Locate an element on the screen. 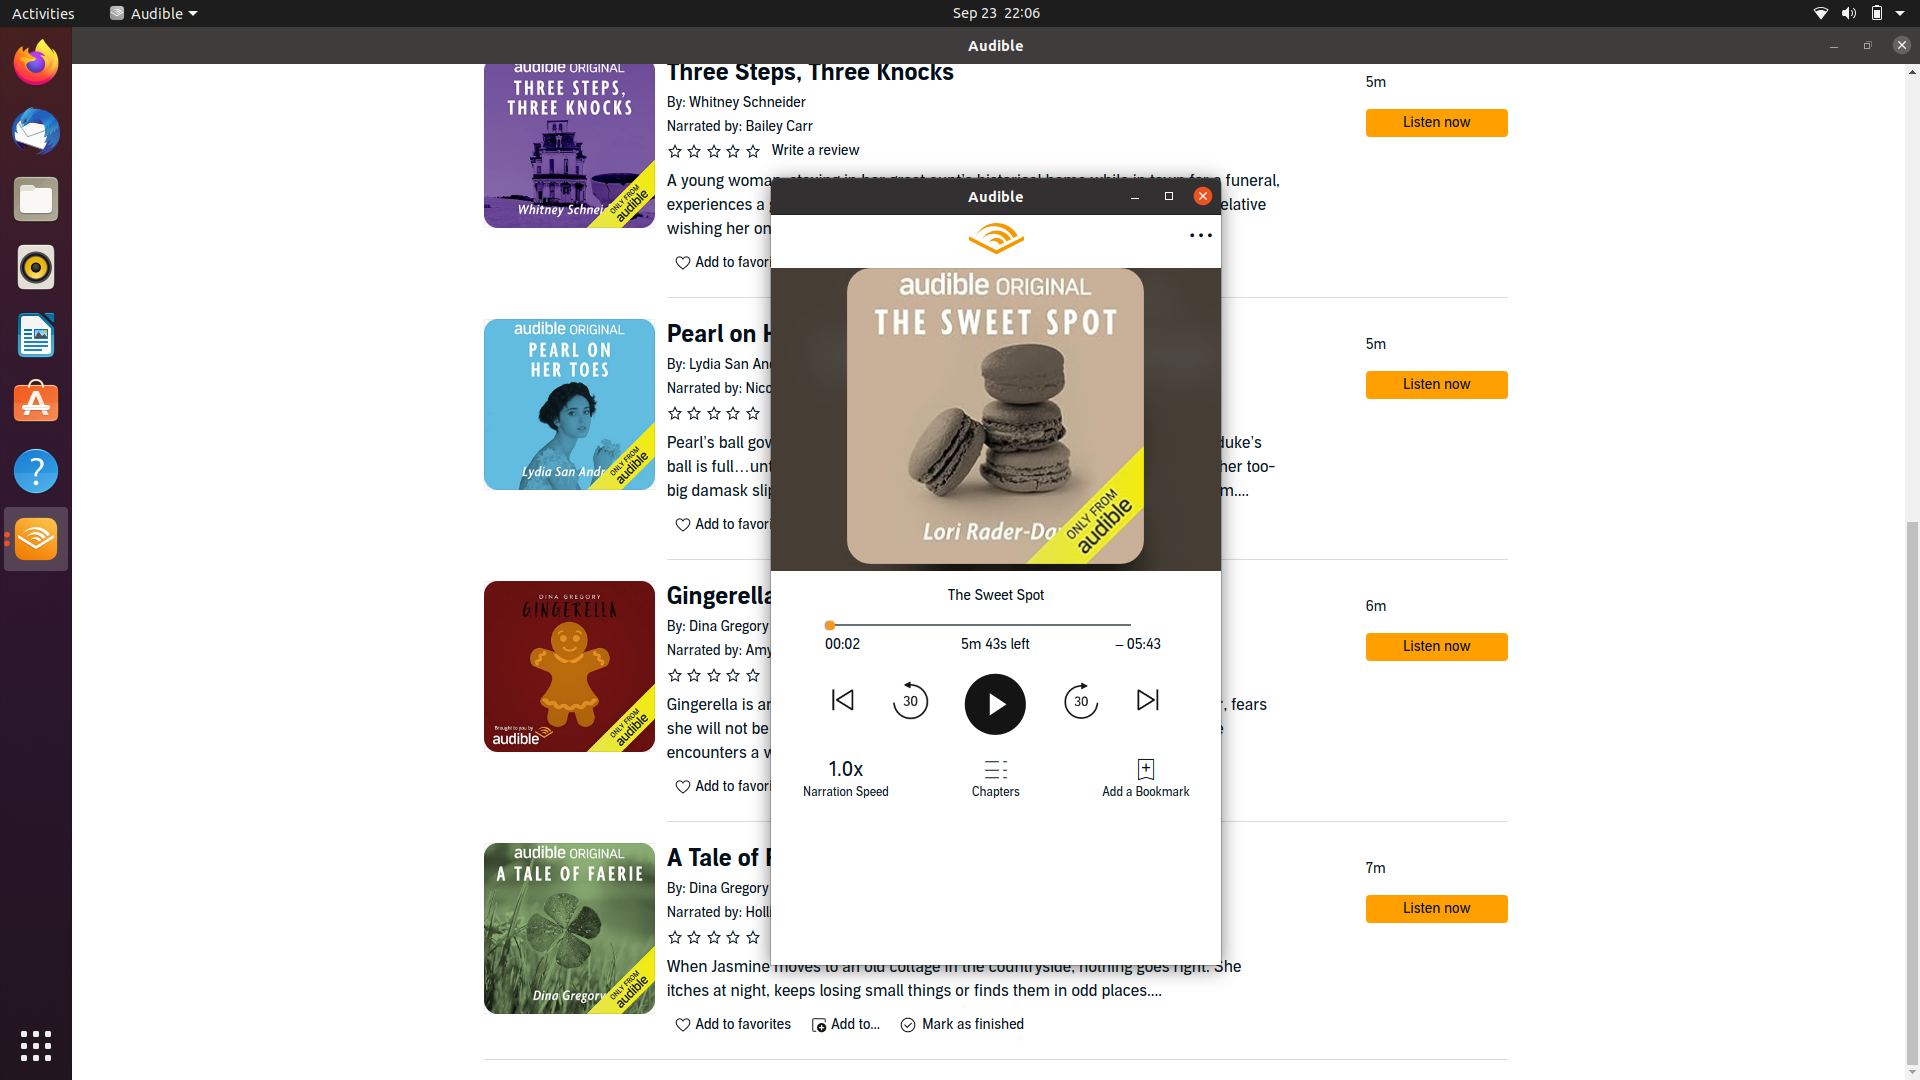 This screenshot has width=1920, height=1080. Fast forward by 1 min (30 seconds button twice) is located at coordinates (1079, 698).